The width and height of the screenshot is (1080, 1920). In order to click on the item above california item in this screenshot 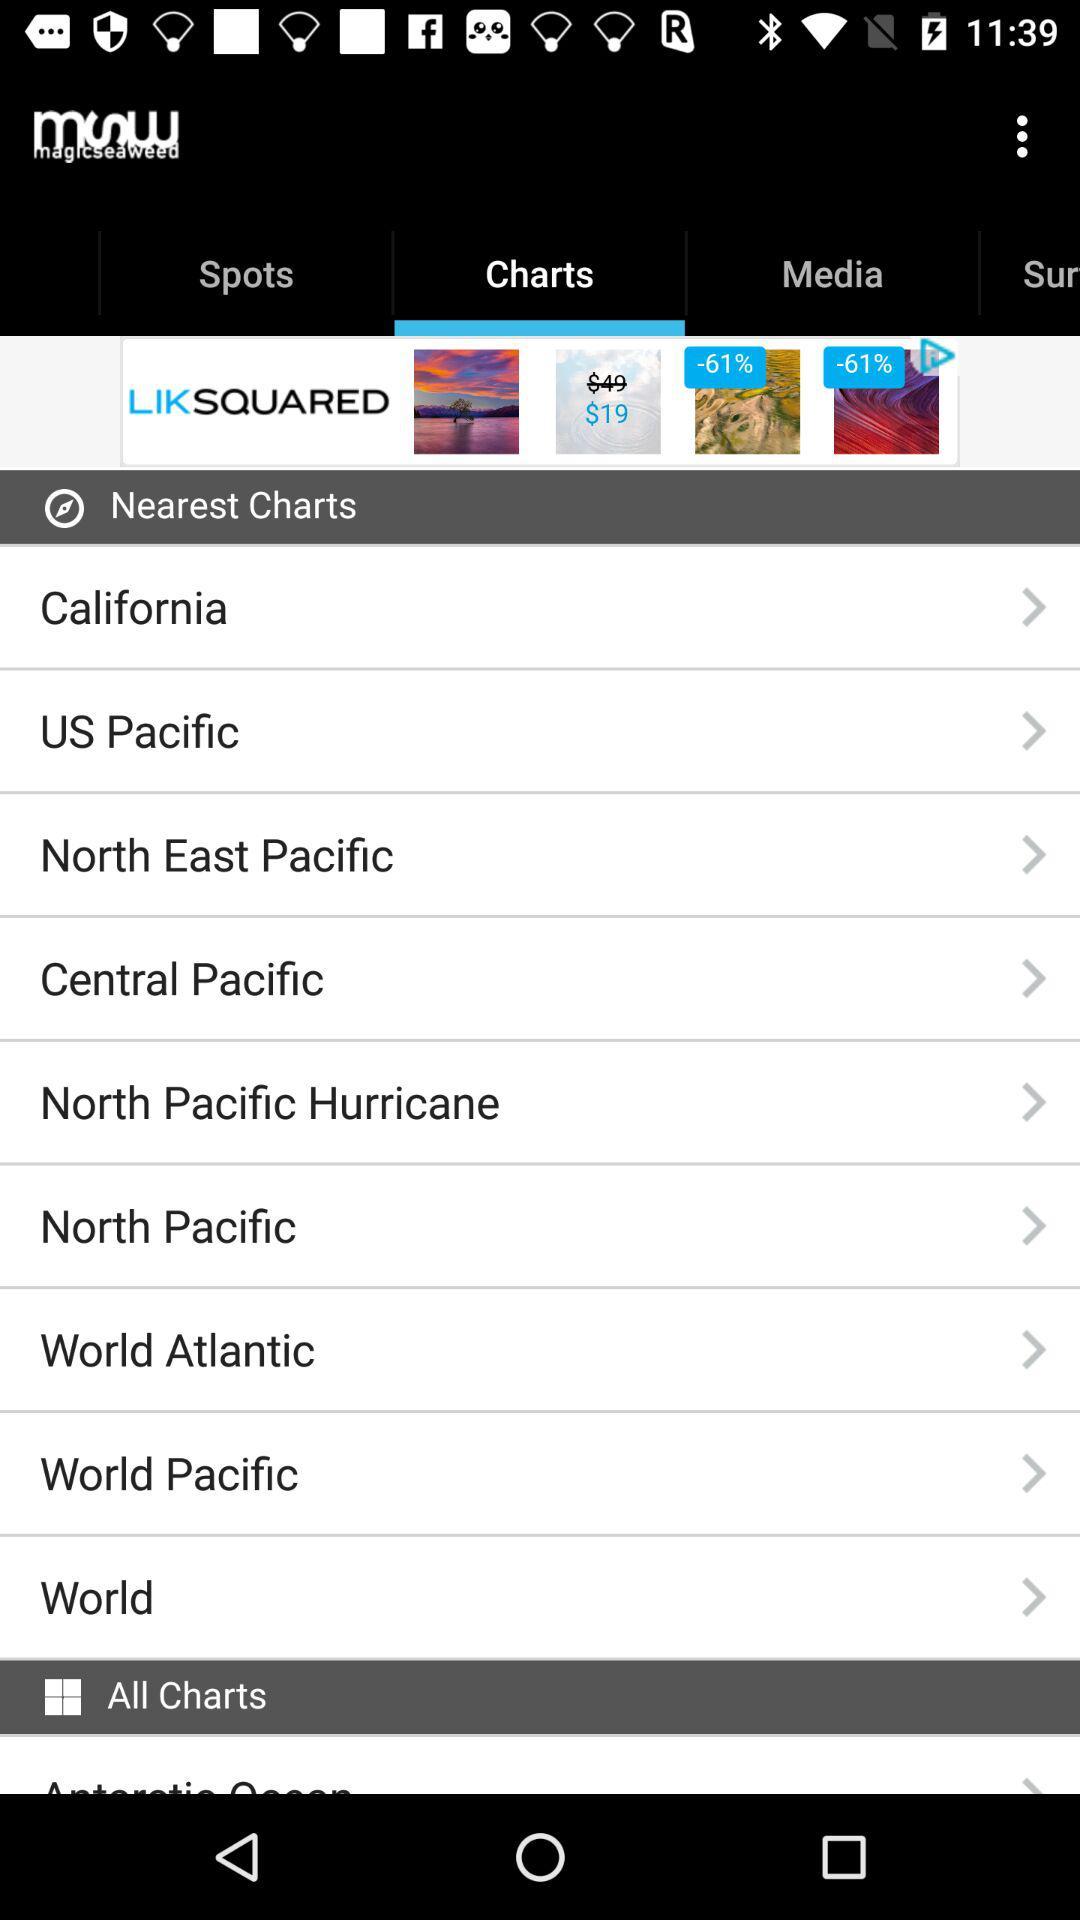, I will do `click(63, 508)`.